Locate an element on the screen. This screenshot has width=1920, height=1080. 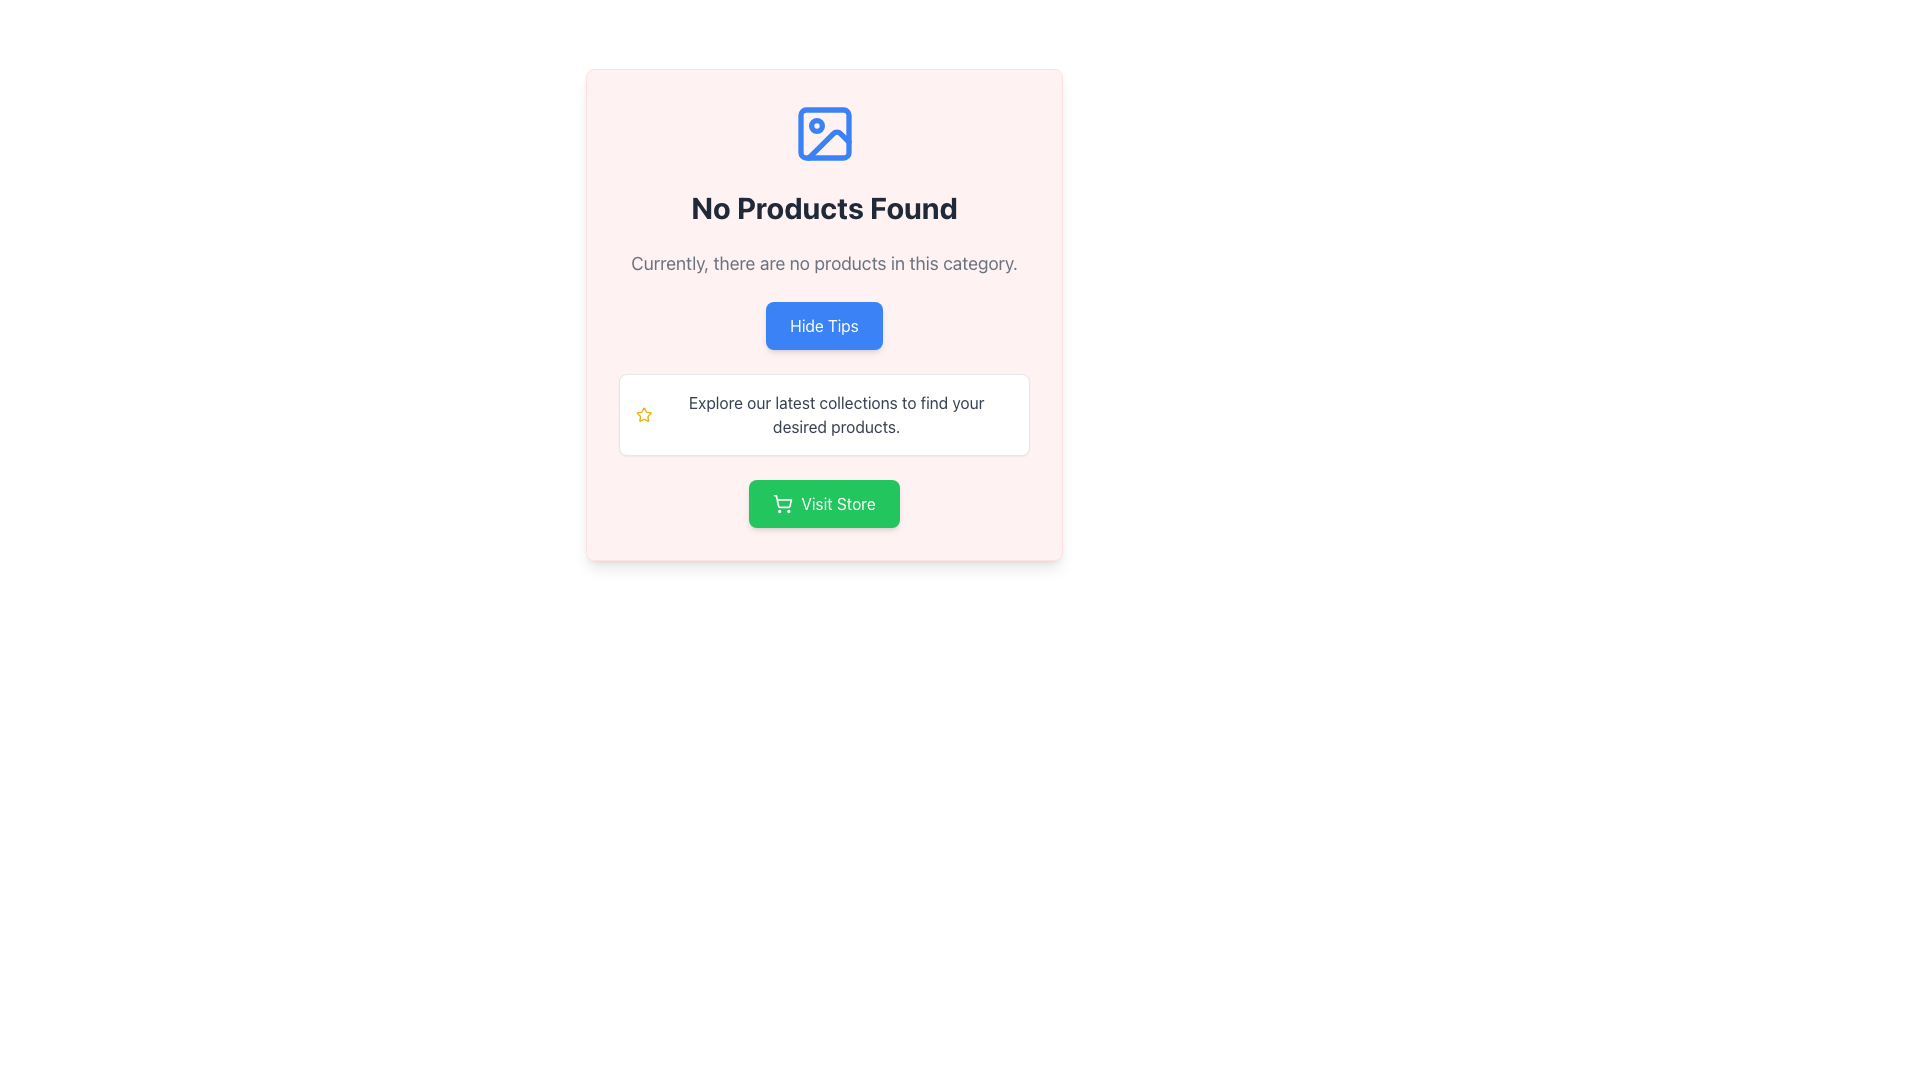
the small square icon with rounded corners within the image icon at the top center of the 'No Products Found' message panel is located at coordinates (824, 134).